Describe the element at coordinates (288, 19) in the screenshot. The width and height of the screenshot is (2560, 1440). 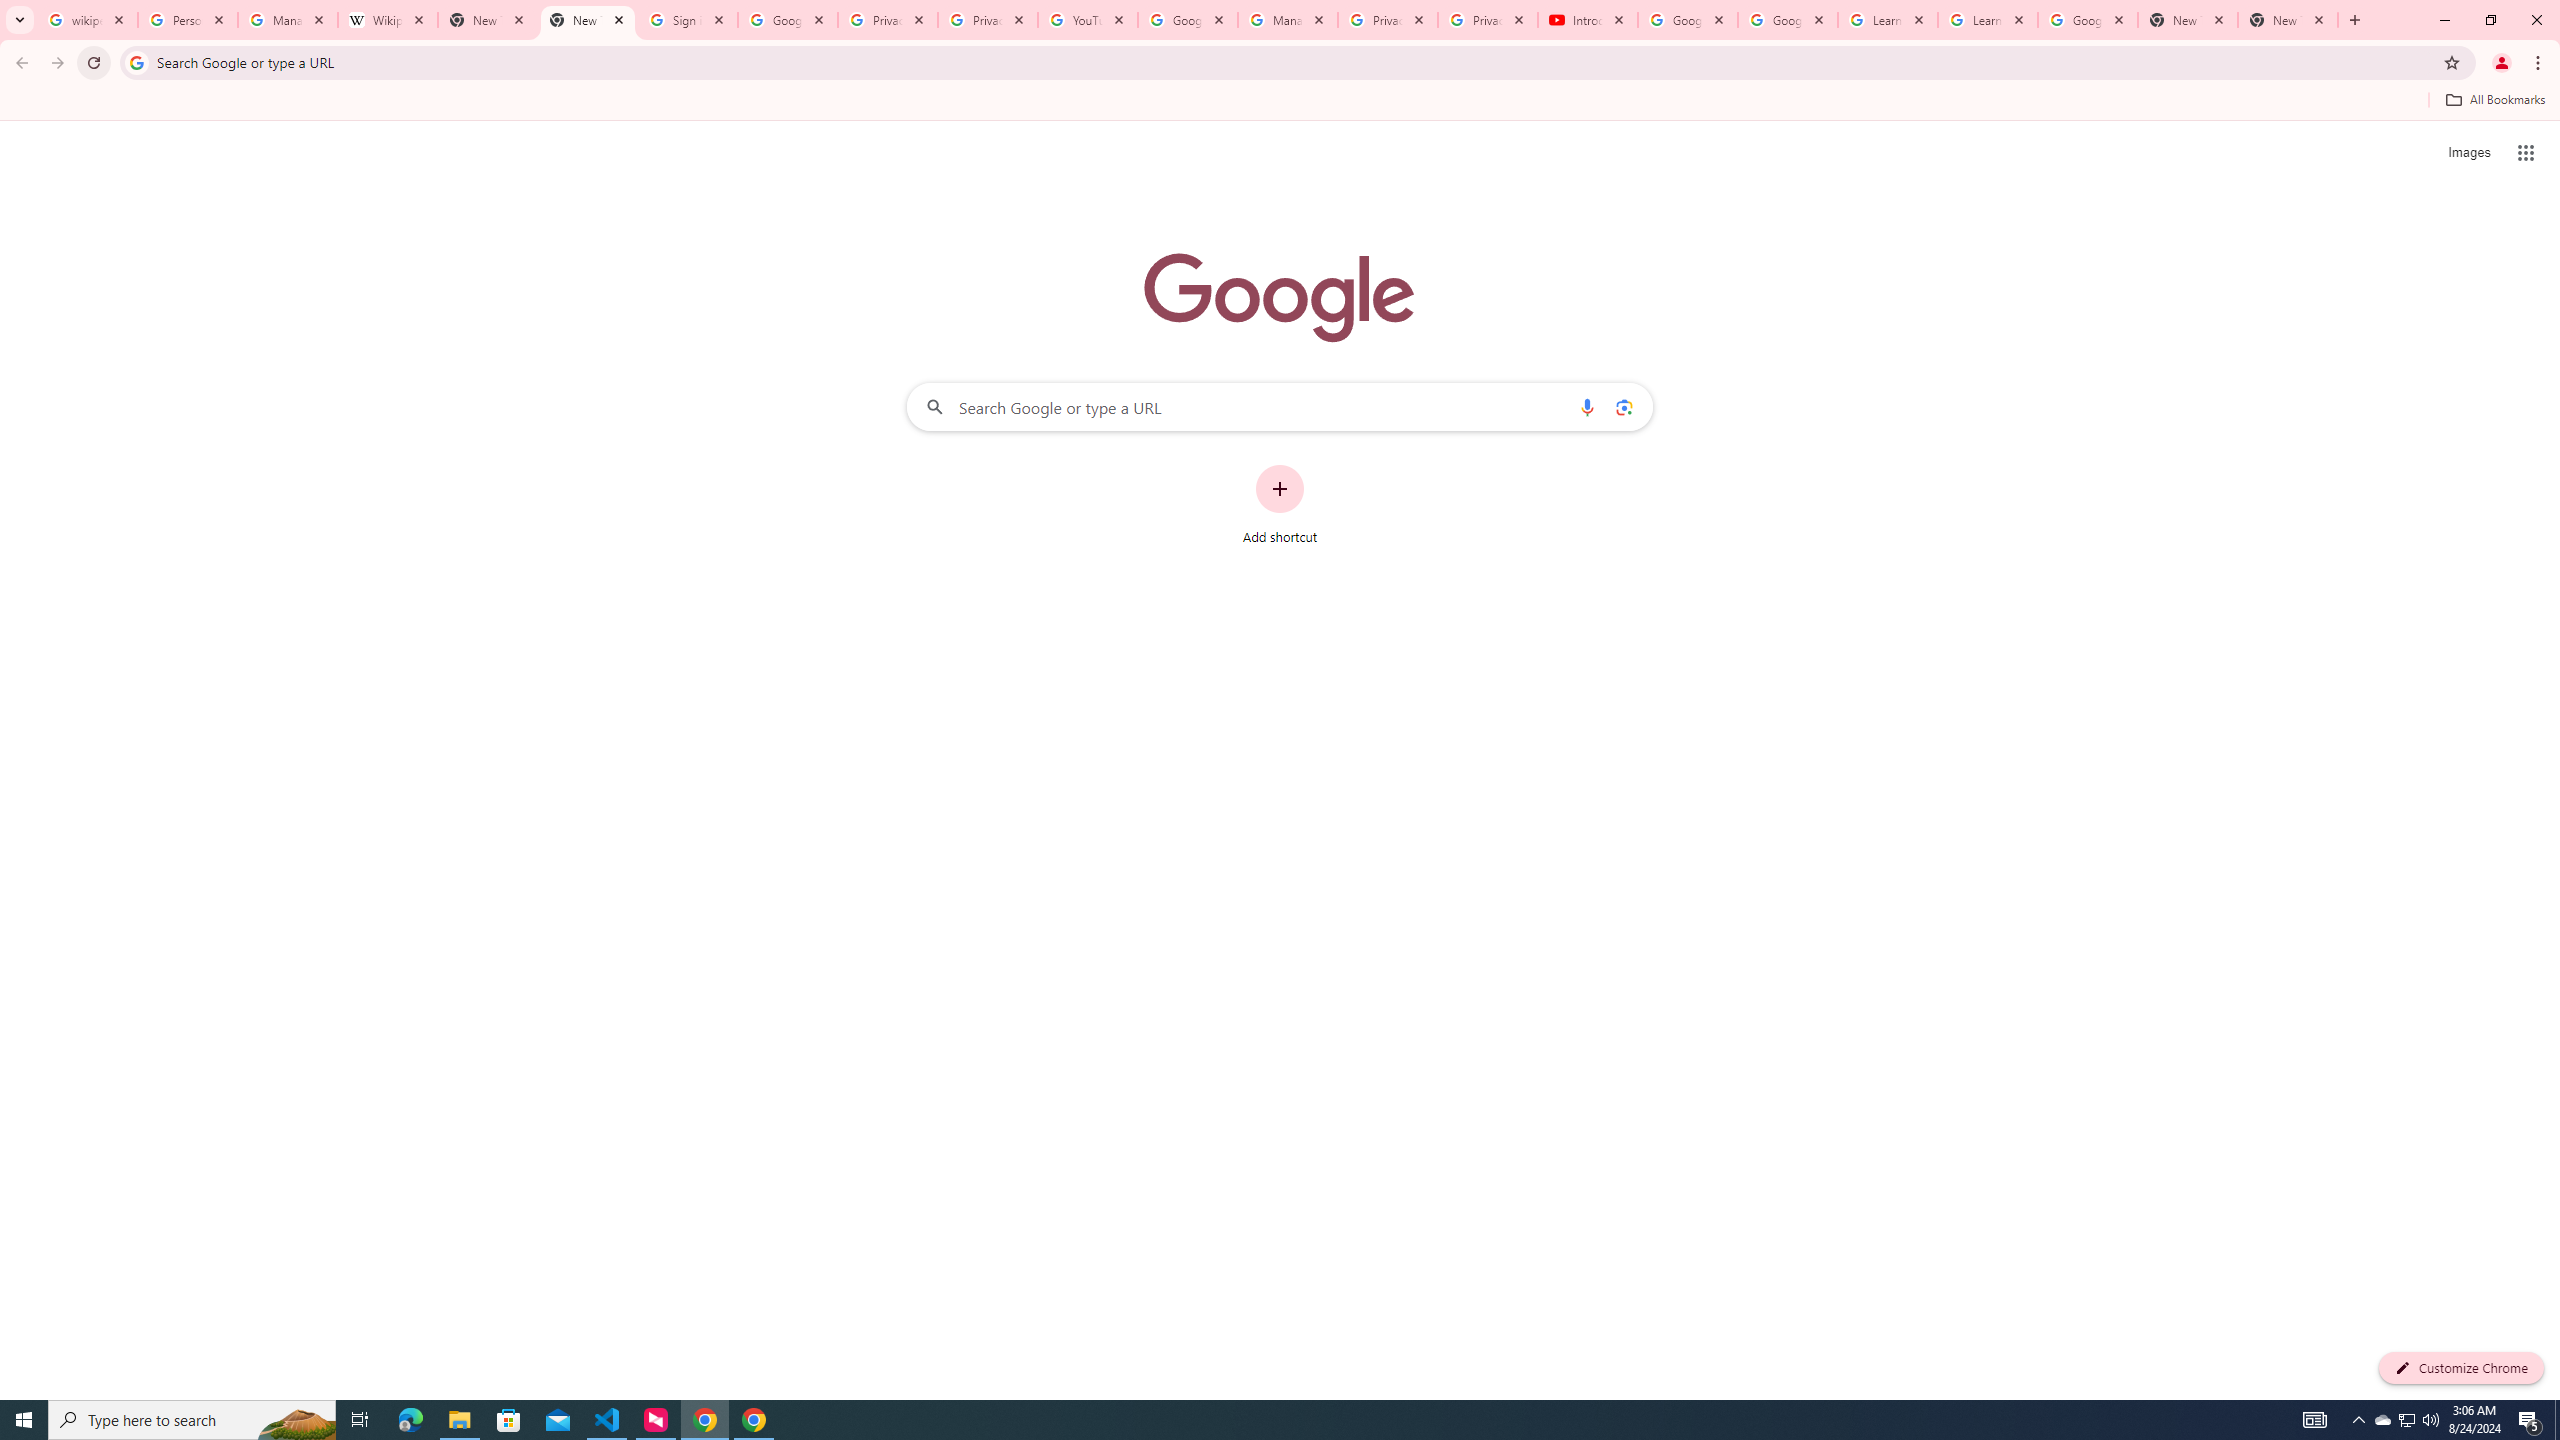
I see `'Manage your Location History - Google Search Help'` at that location.